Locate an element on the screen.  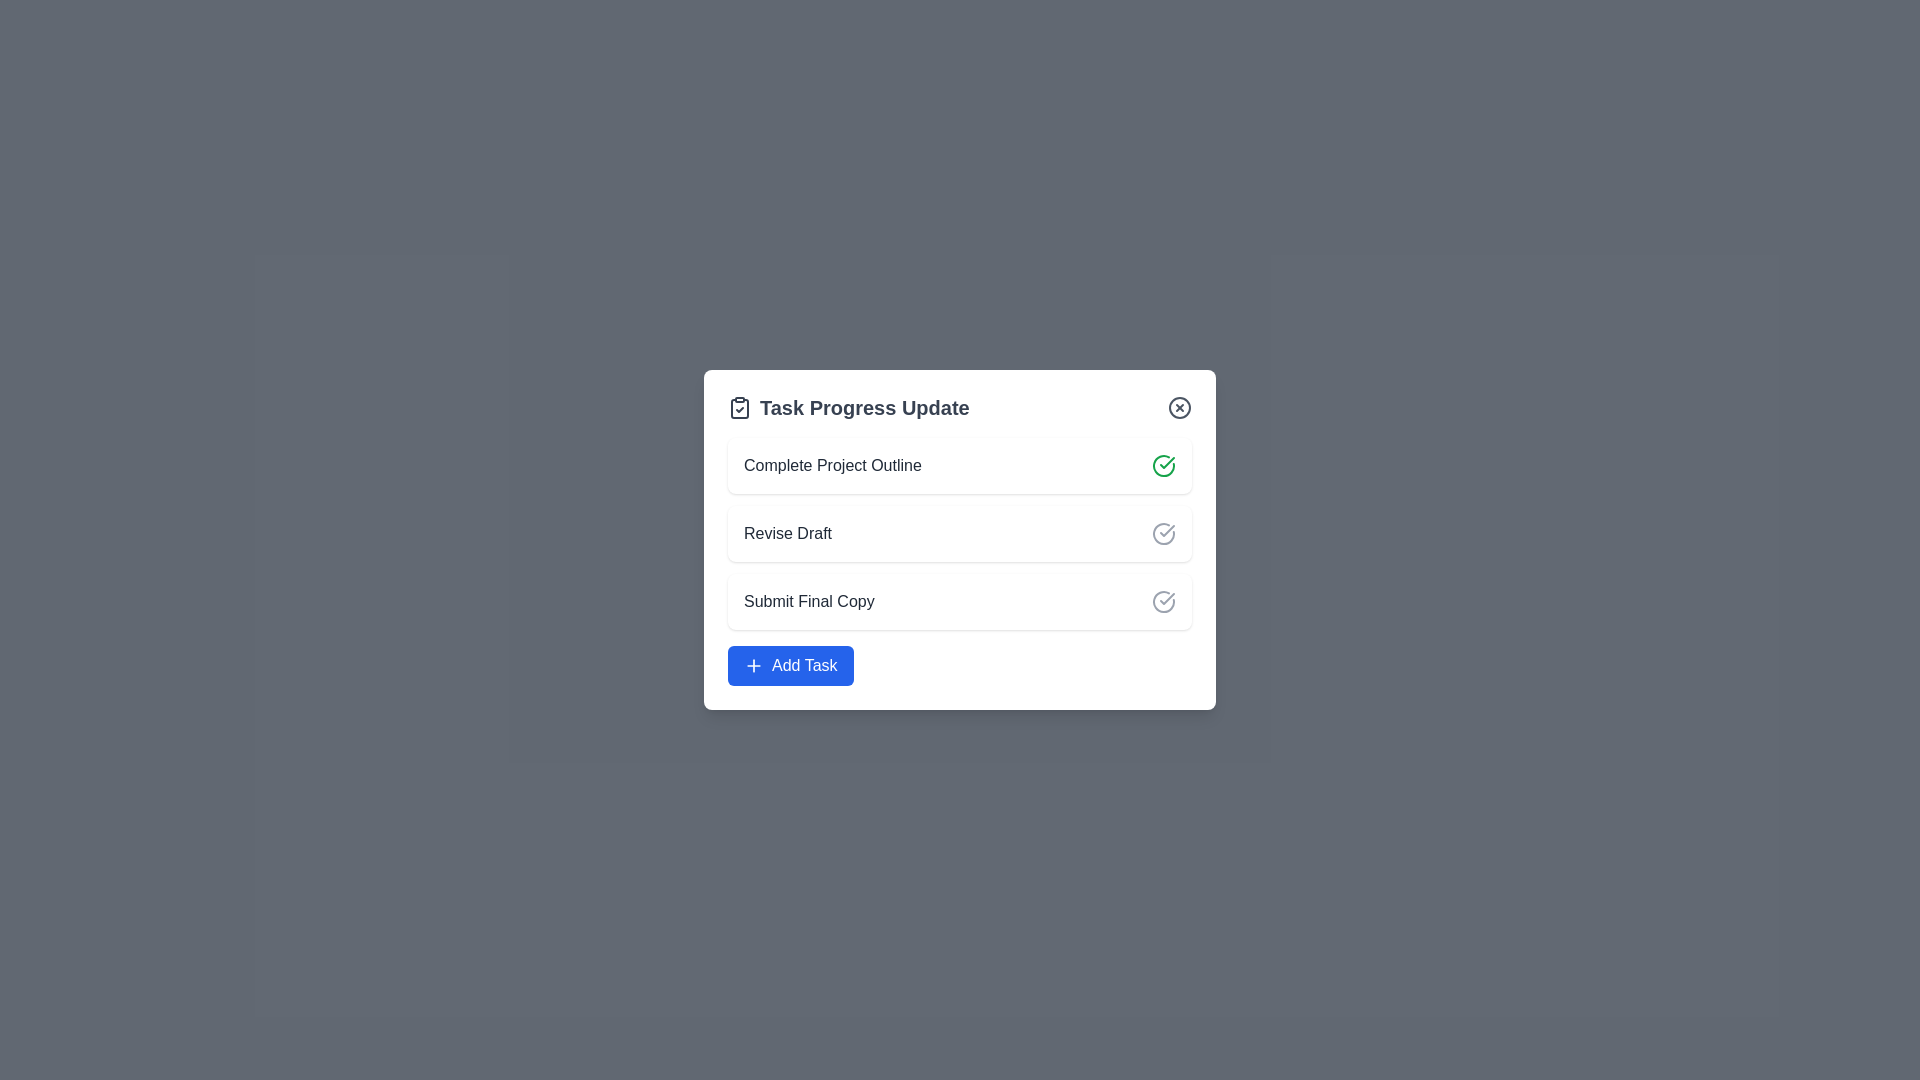
the Task item labeled 'Revise Draft' in the task list, which is the second item with a white background and rounded corners, positioned between 'Complete Project Outline' and 'Submit Final Copy' is located at coordinates (960, 532).